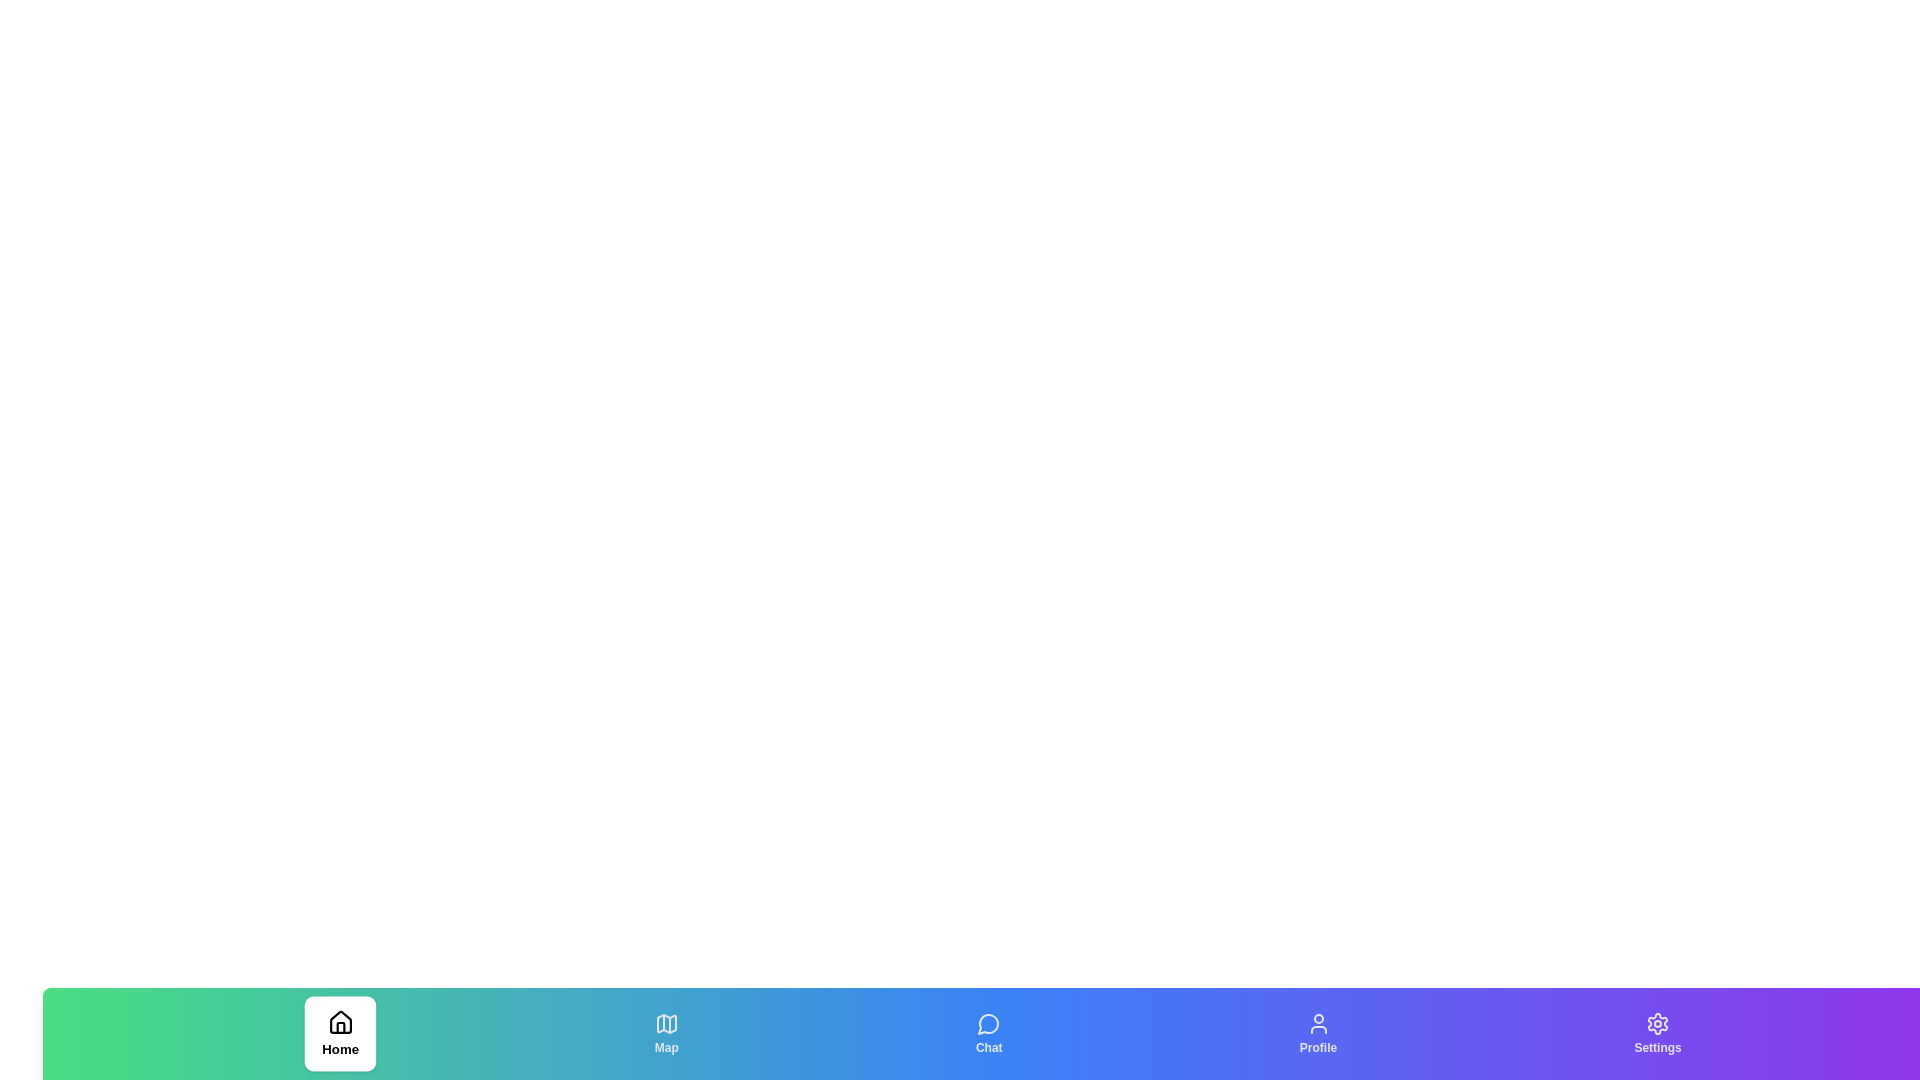 The width and height of the screenshot is (1920, 1080). Describe the element at coordinates (340, 1033) in the screenshot. I see `the Home tab to observe the hover effect` at that location.